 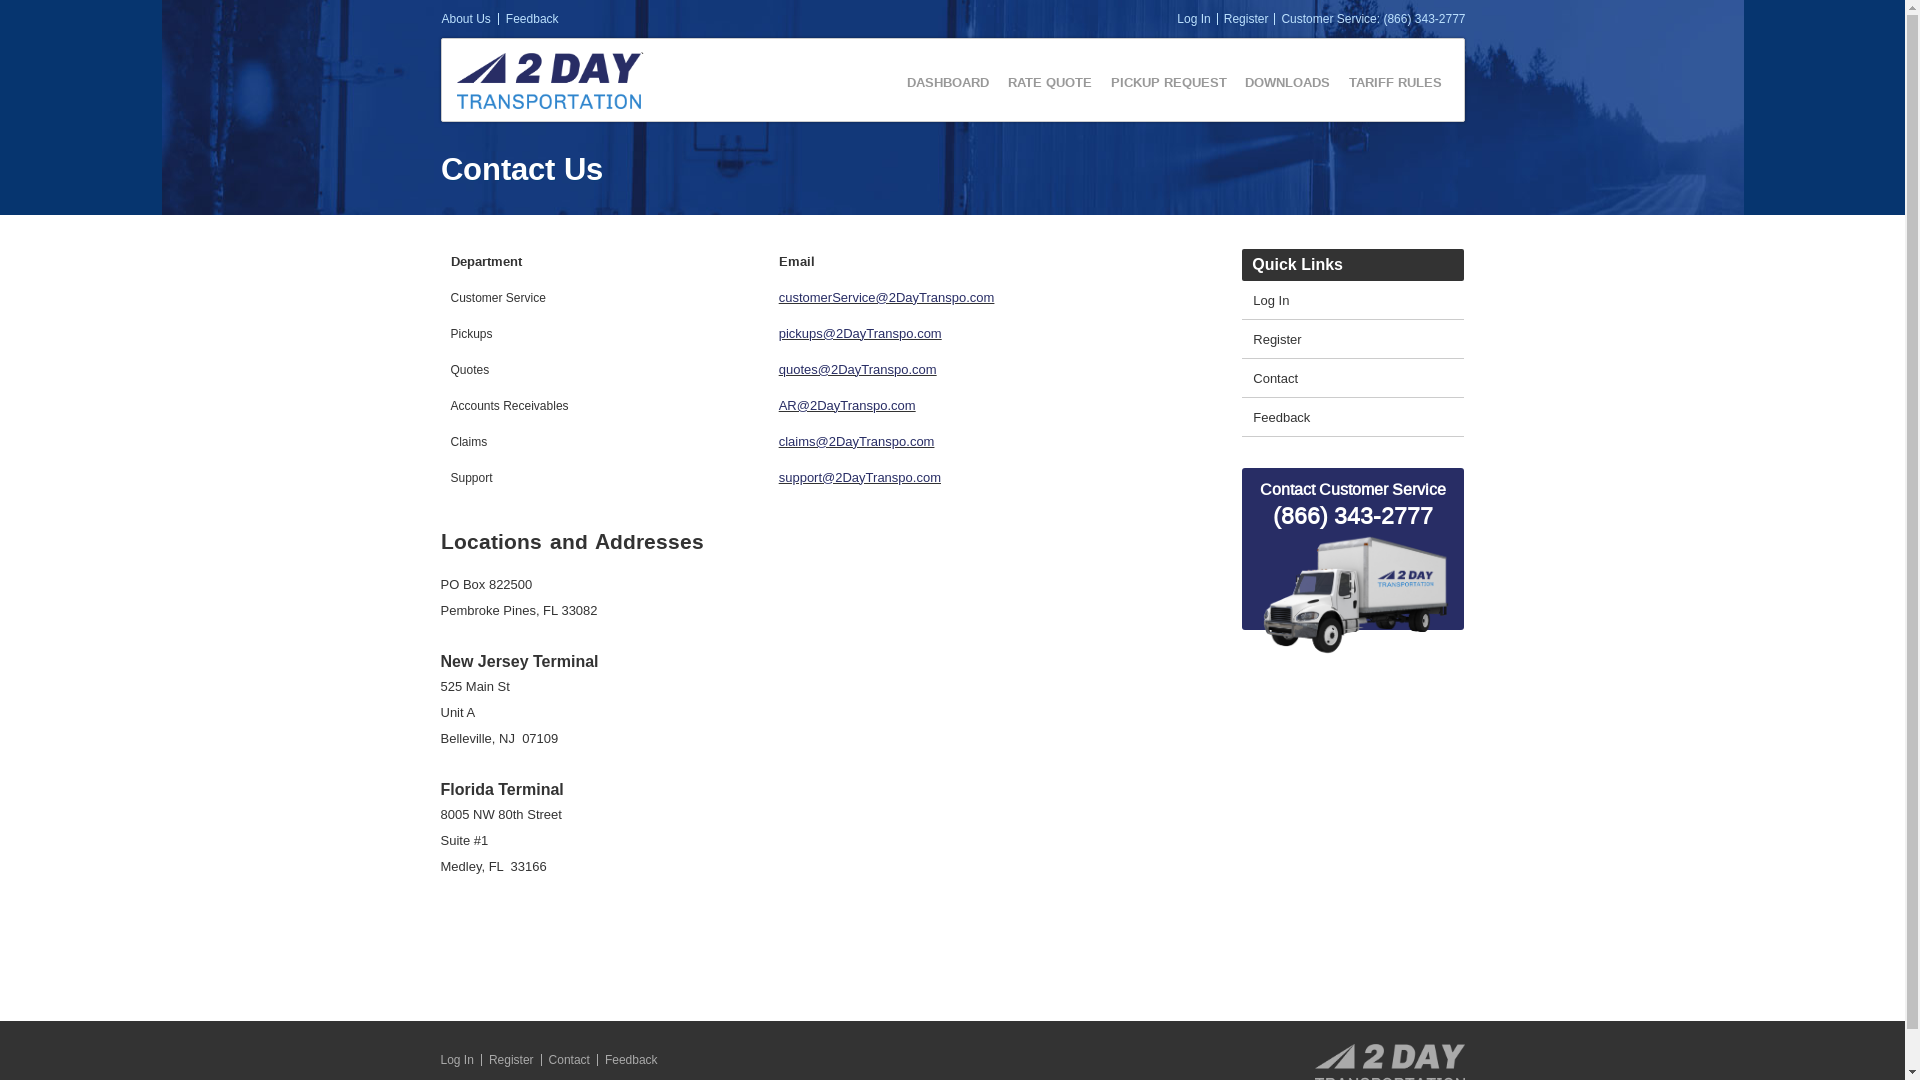 What do you see at coordinates (1093, 81) in the screenshot?
I see `'PICKUP REQUEST'` at bounding box center [1093, 81].